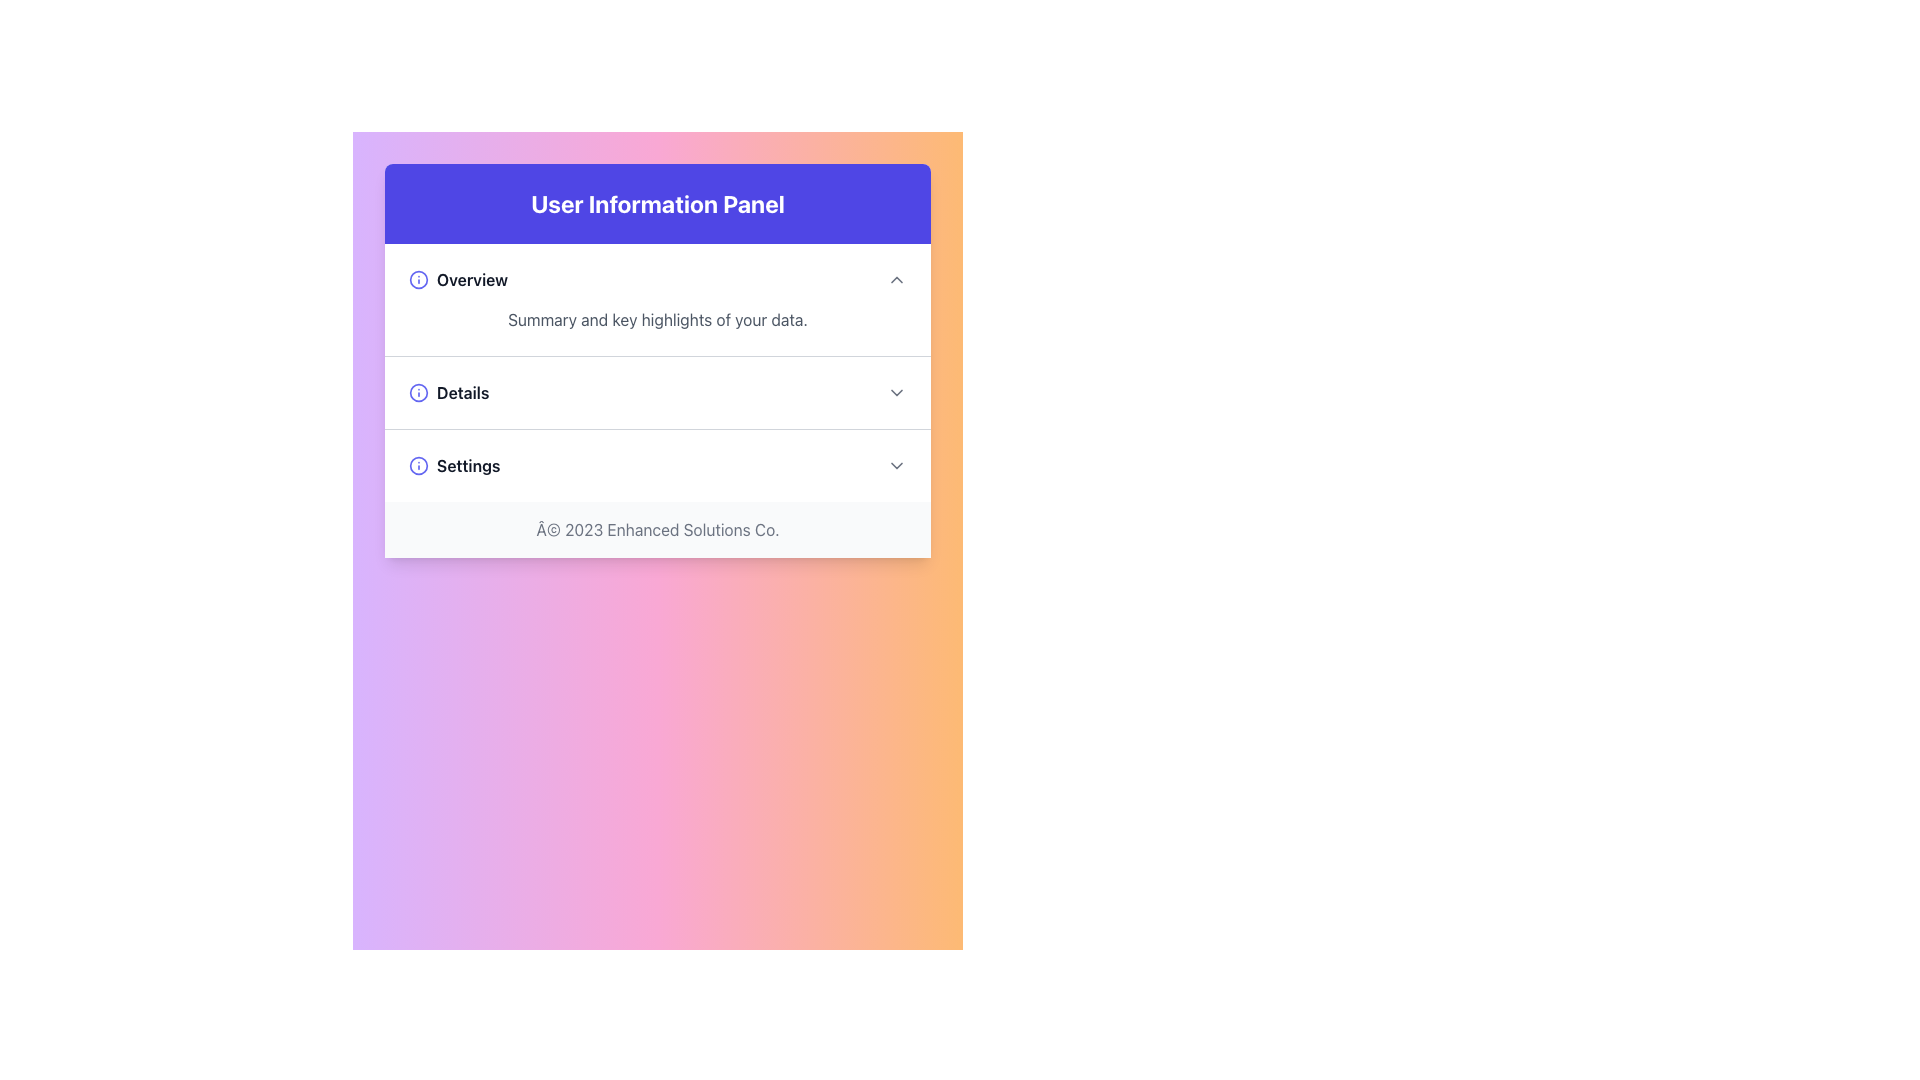 This screenshot has width=1920, height=1080. What do you see at coordinates (417, 280) in the screenshot?
I see `the informational icon located to the left of the 'Overview' text in the main panel, which provides supplementary explanations or contextual help` at bounding box center [417, 280].